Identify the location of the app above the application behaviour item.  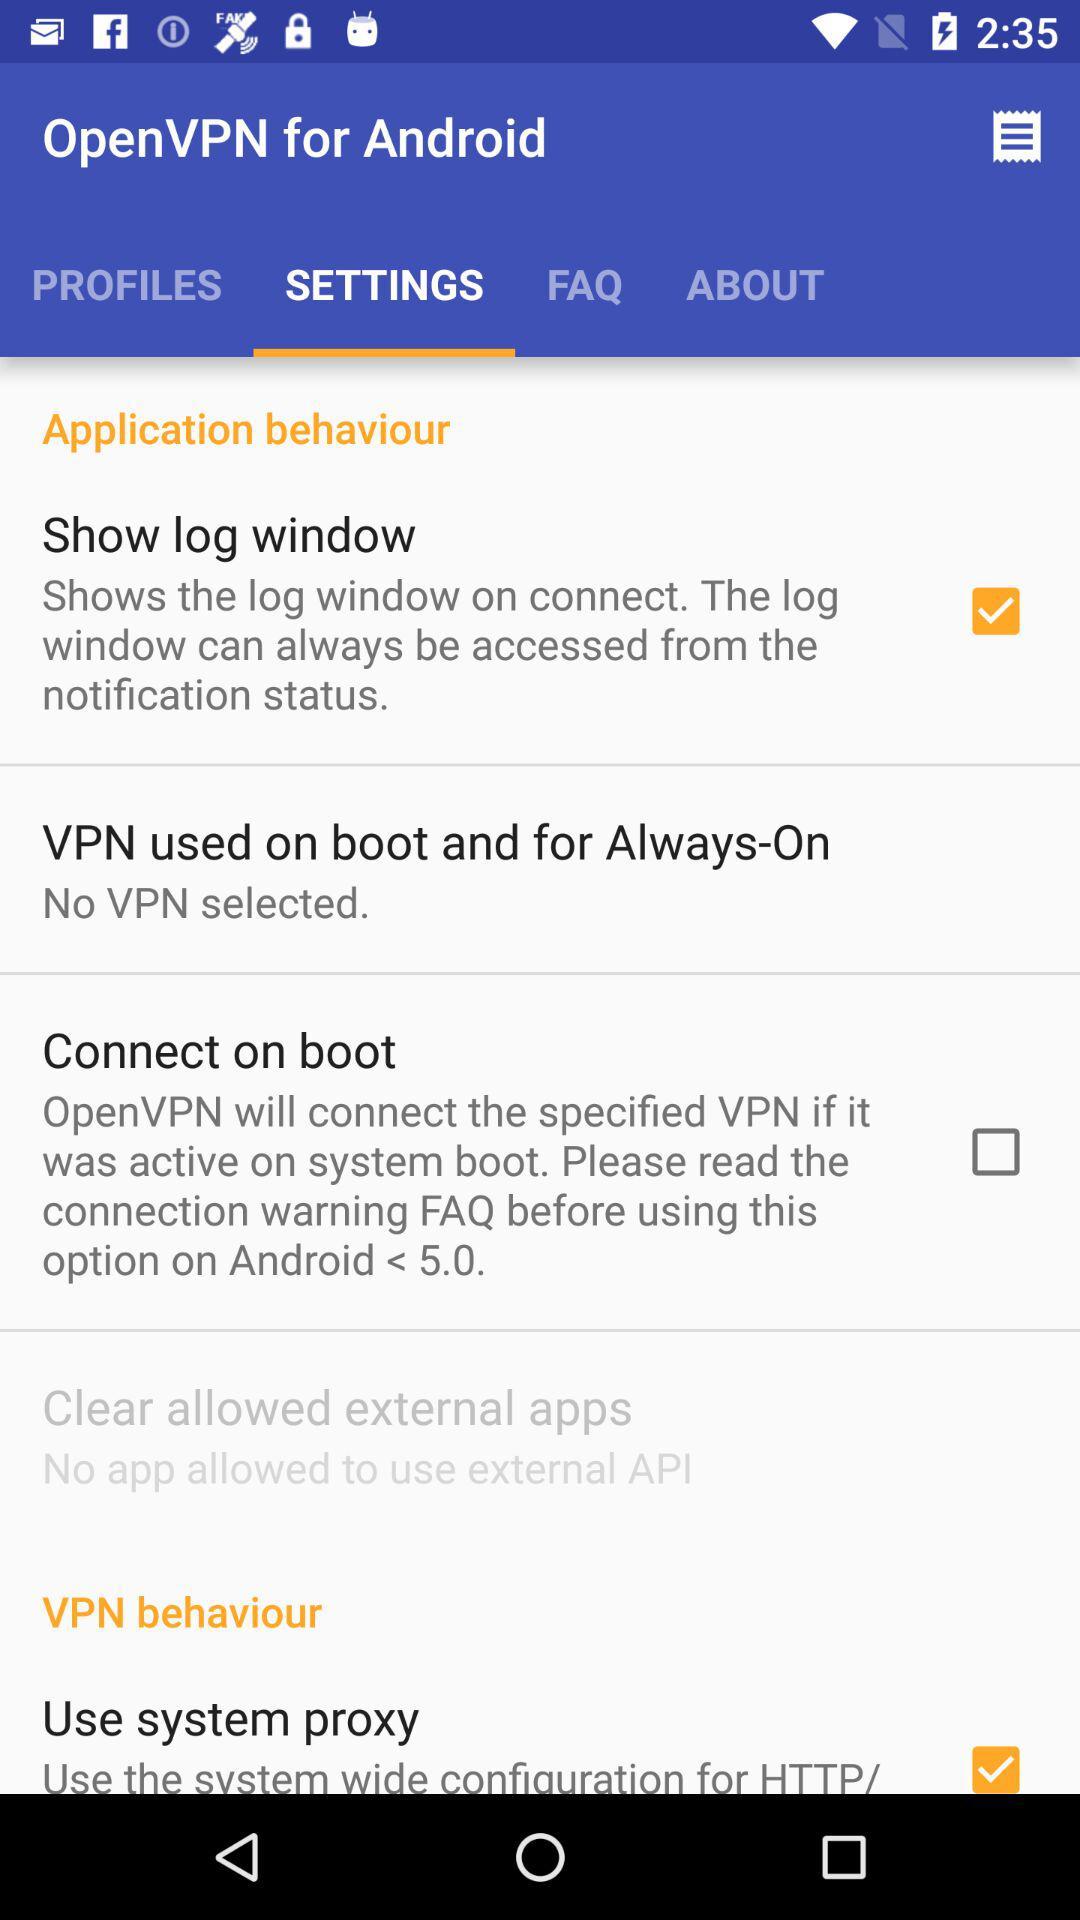
(126, 282).